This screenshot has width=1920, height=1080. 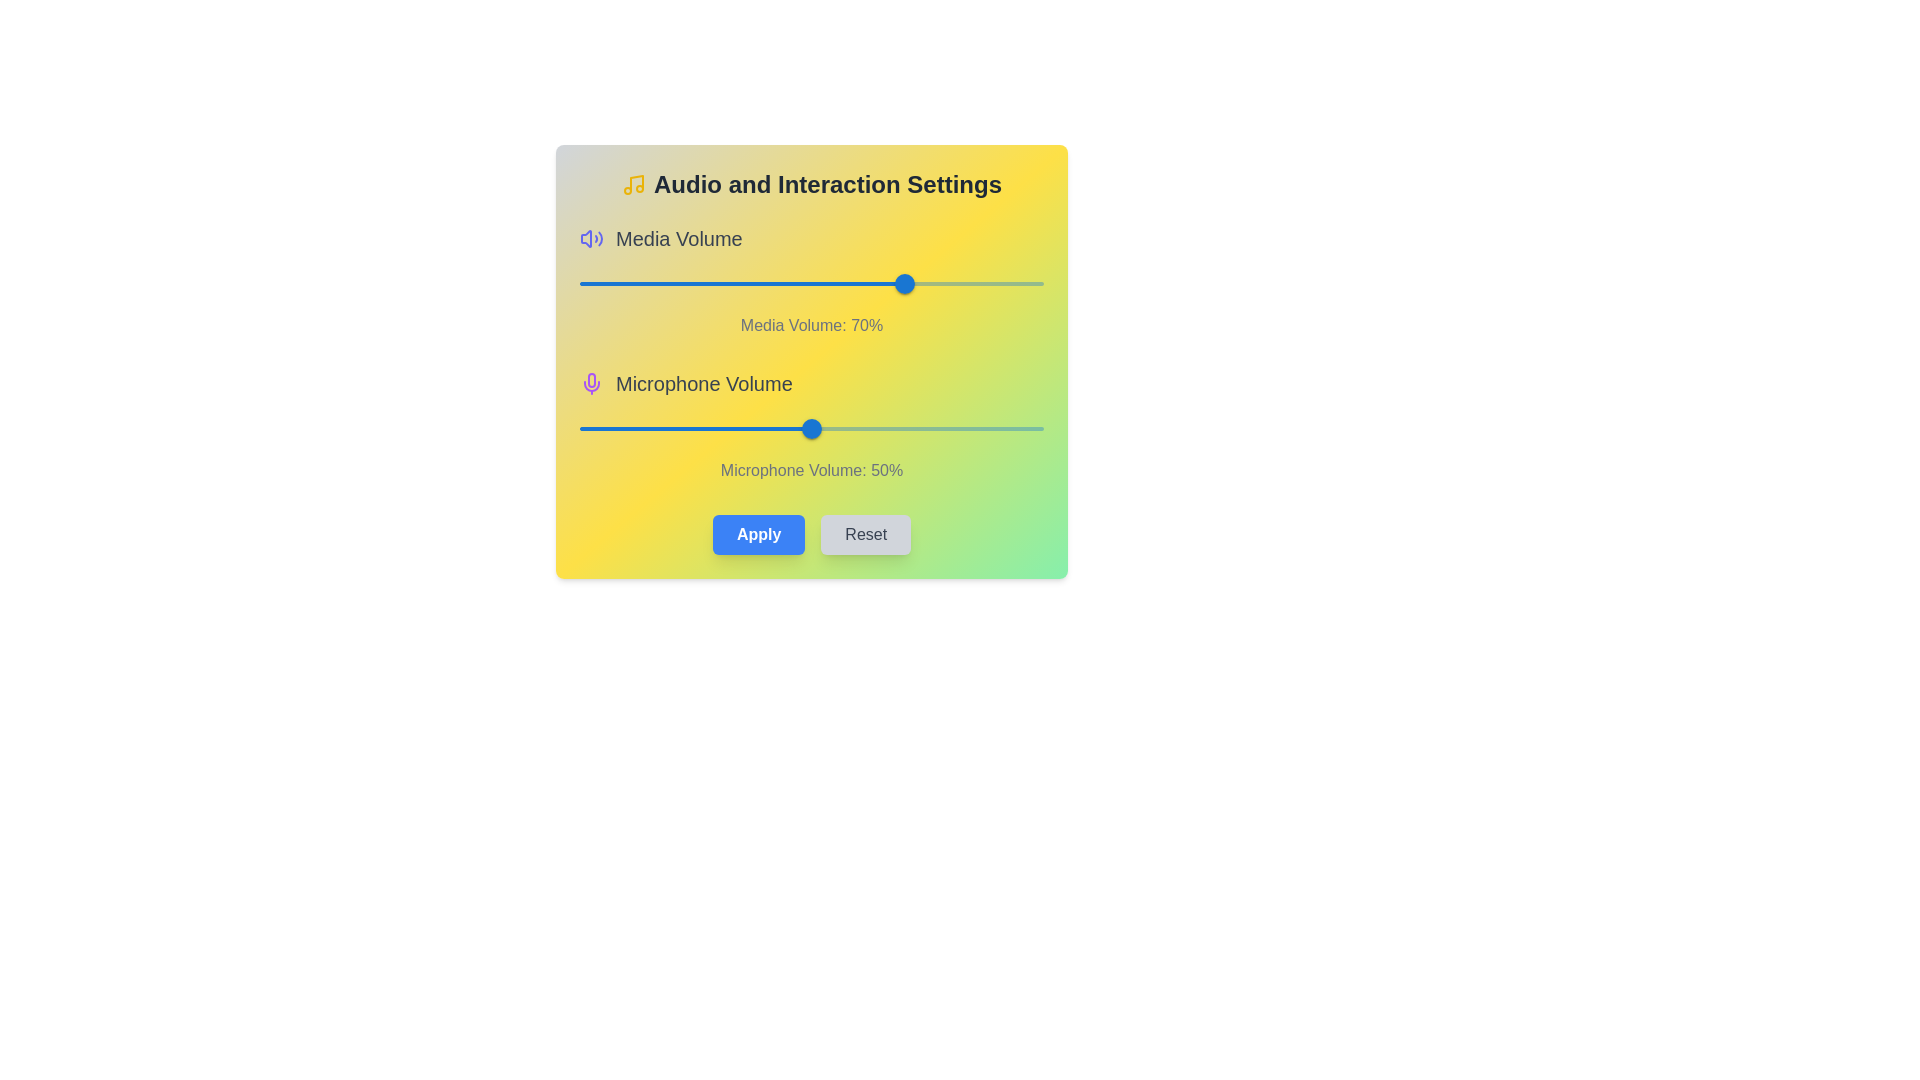 What do you see at coordinates (632, 185) in the screenshot?
I see `the yellow music icon styled as a note symbol located next to the title 'Audio and Interaction Settings' at the top center of the interface` at bounding box center [632, 185].